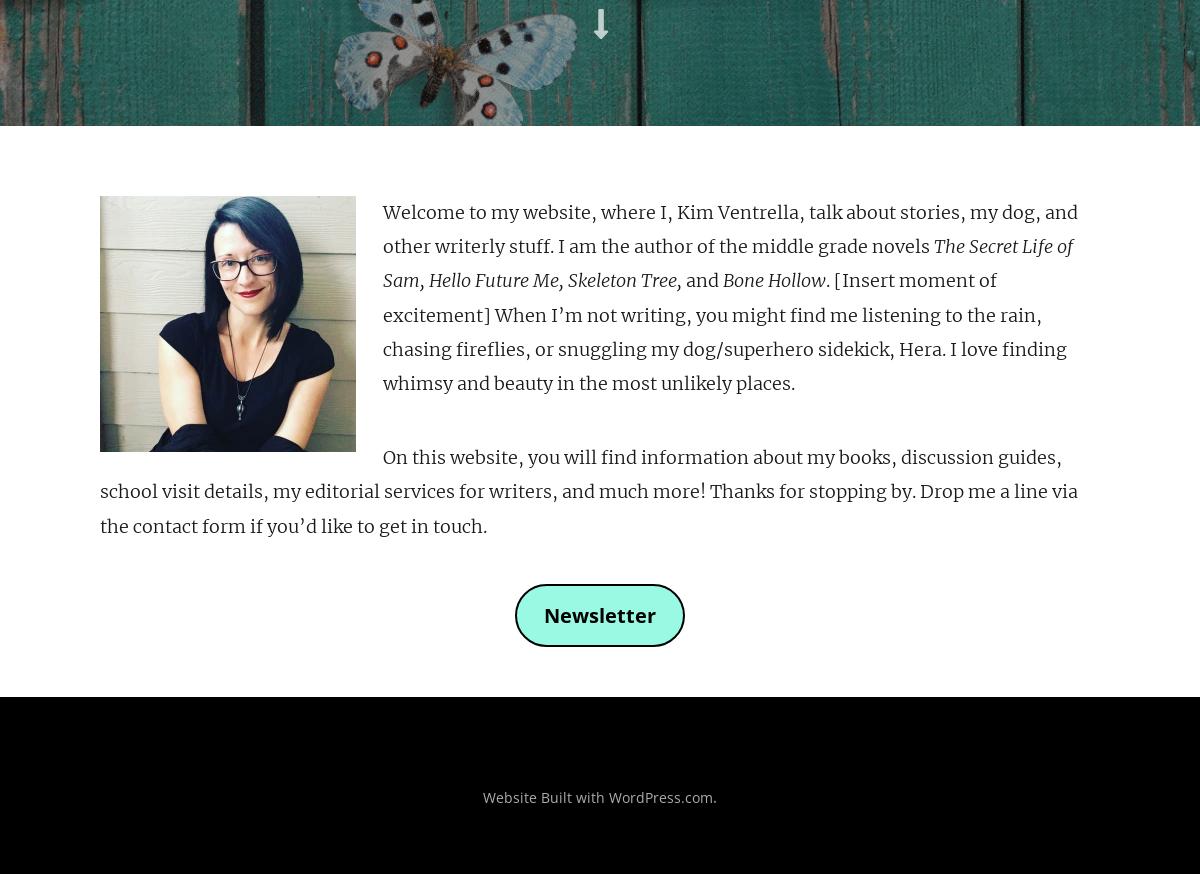 The width and height of the screenshot is (1200, 874). I want to click on '.', so click(714, 795).